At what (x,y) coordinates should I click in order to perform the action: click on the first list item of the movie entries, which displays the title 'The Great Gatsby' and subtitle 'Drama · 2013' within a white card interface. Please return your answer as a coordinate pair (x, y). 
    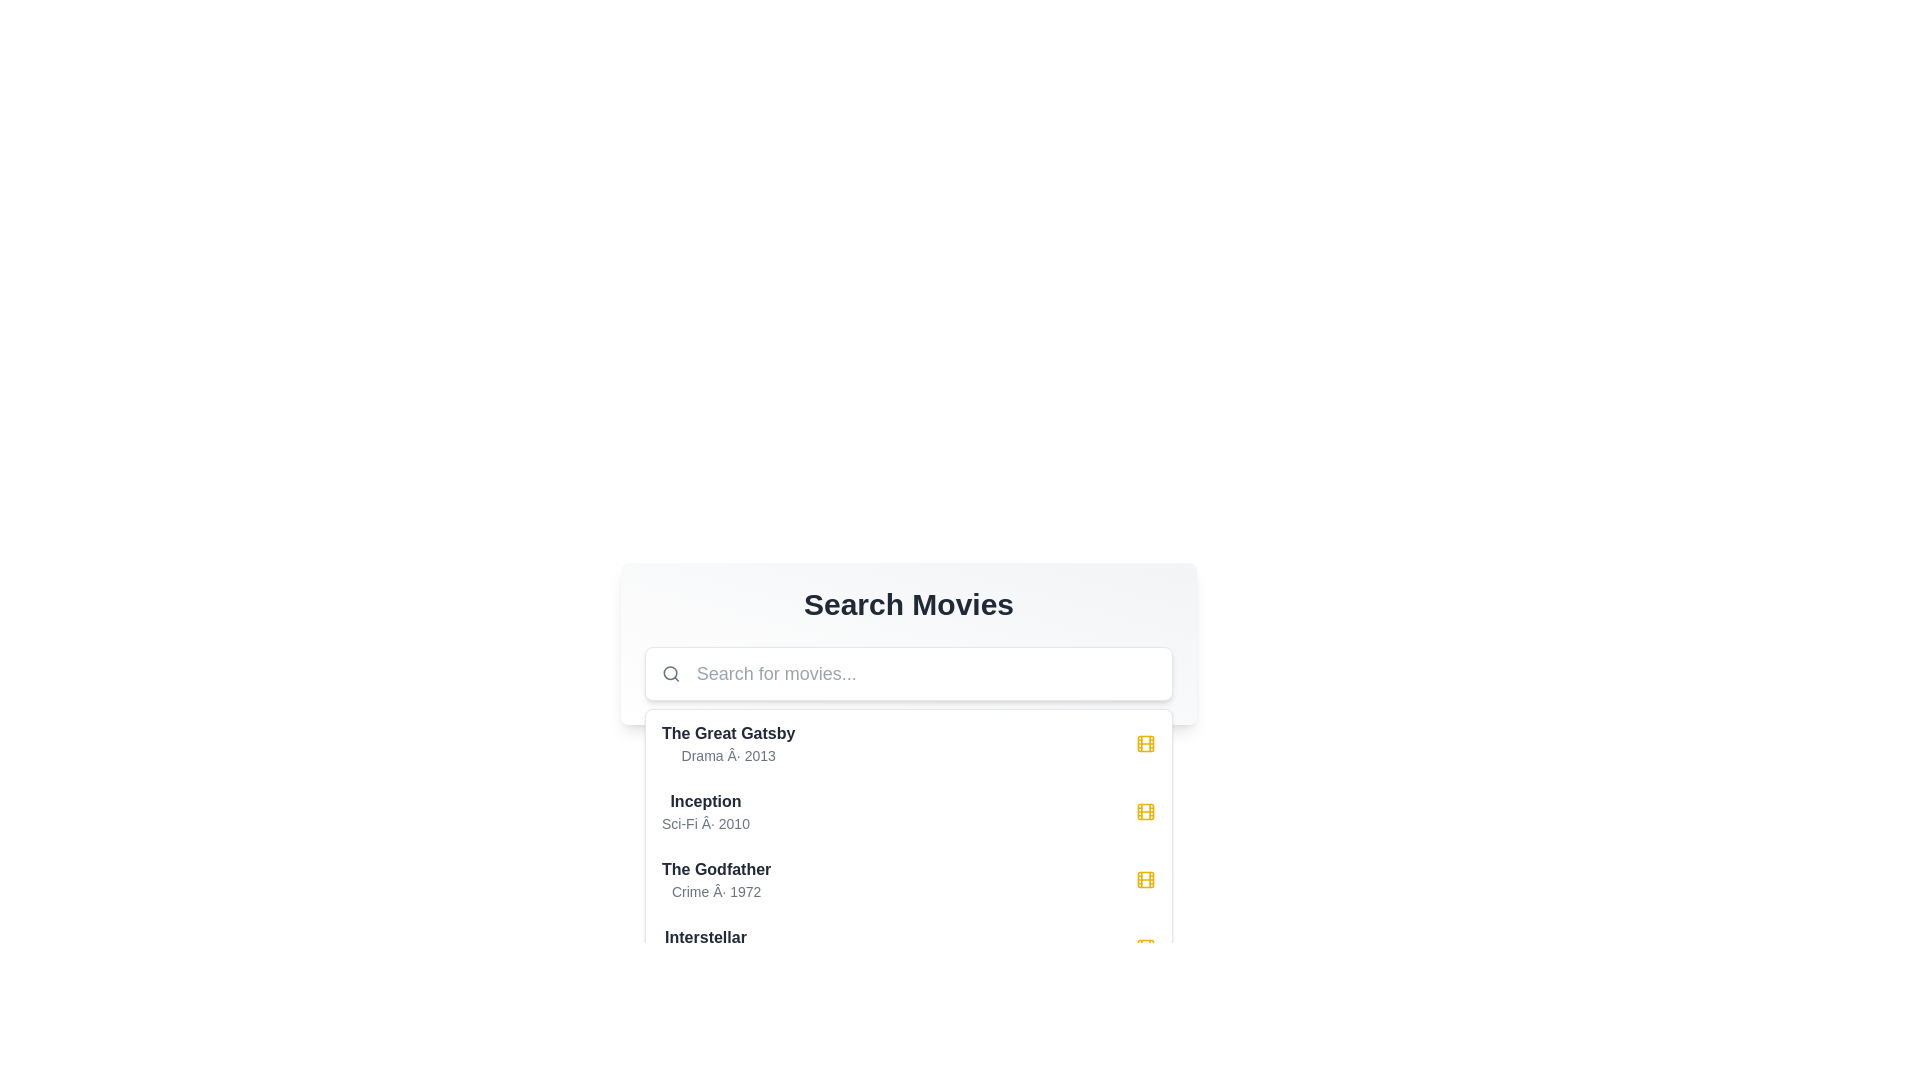
    Looking at the image, I should click on (727, 744).